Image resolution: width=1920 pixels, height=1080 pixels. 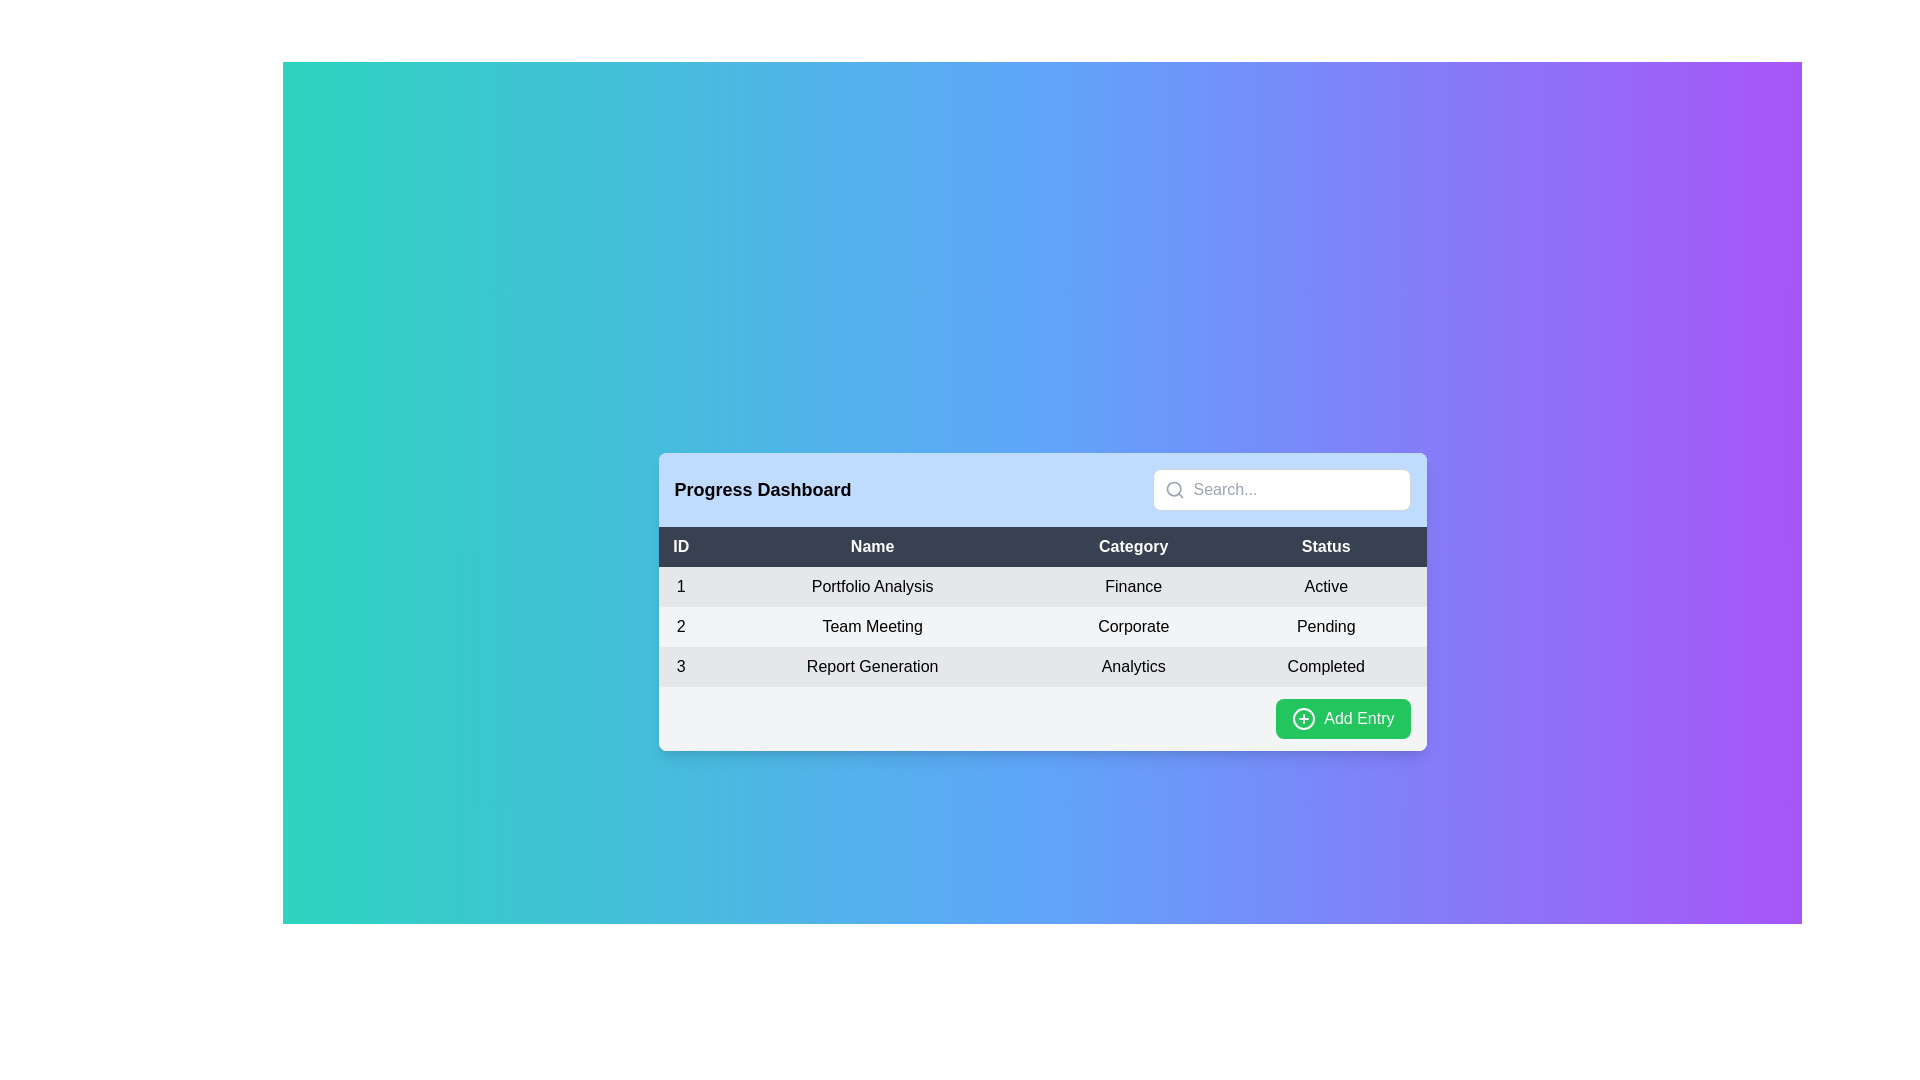 What do you see at coordinates (1343, 717) in the screenshot?
I see `the distinct green button located in the bottom-right section of the 'Progress Dashboard' to initiate adding a new entry to the table` at bounding box center [1343, 717].